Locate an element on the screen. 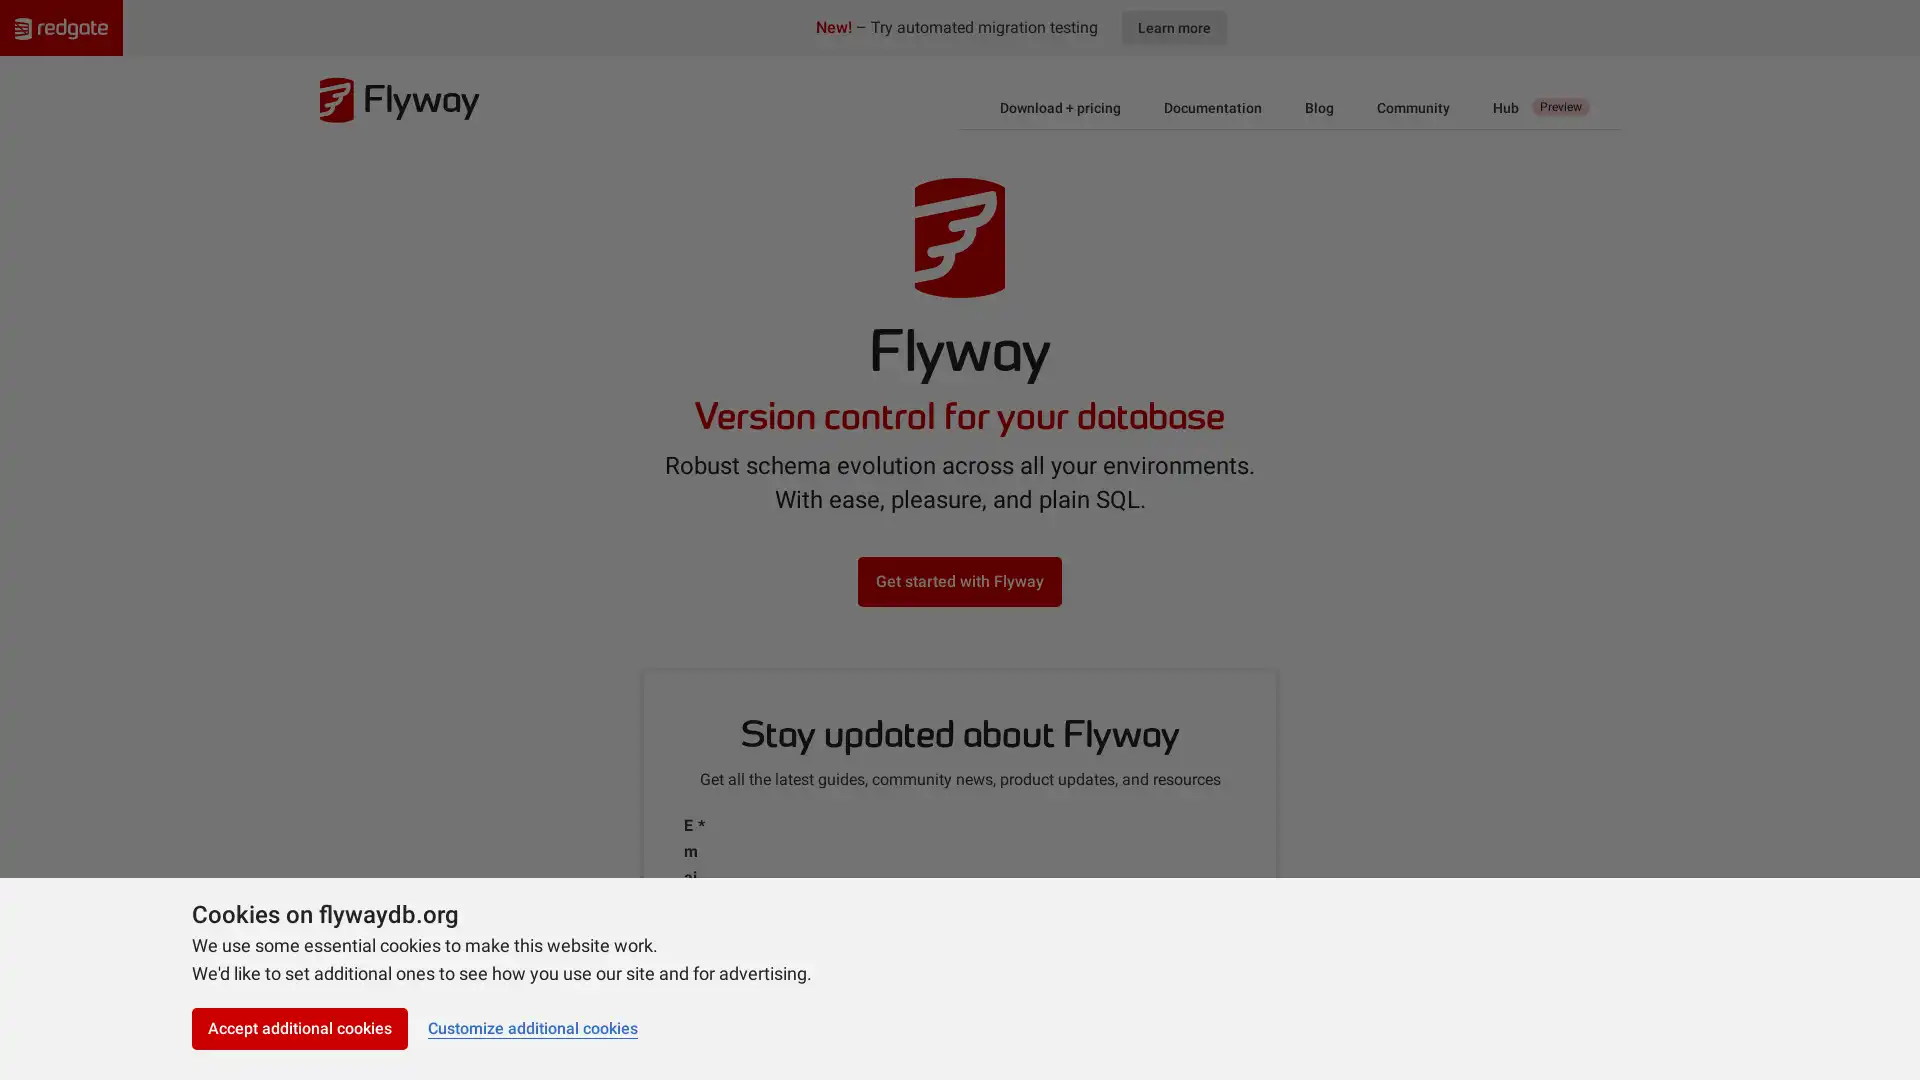 The image size is (1920, 1080). Accept additional cookies is located at coordinates (298, 1029).